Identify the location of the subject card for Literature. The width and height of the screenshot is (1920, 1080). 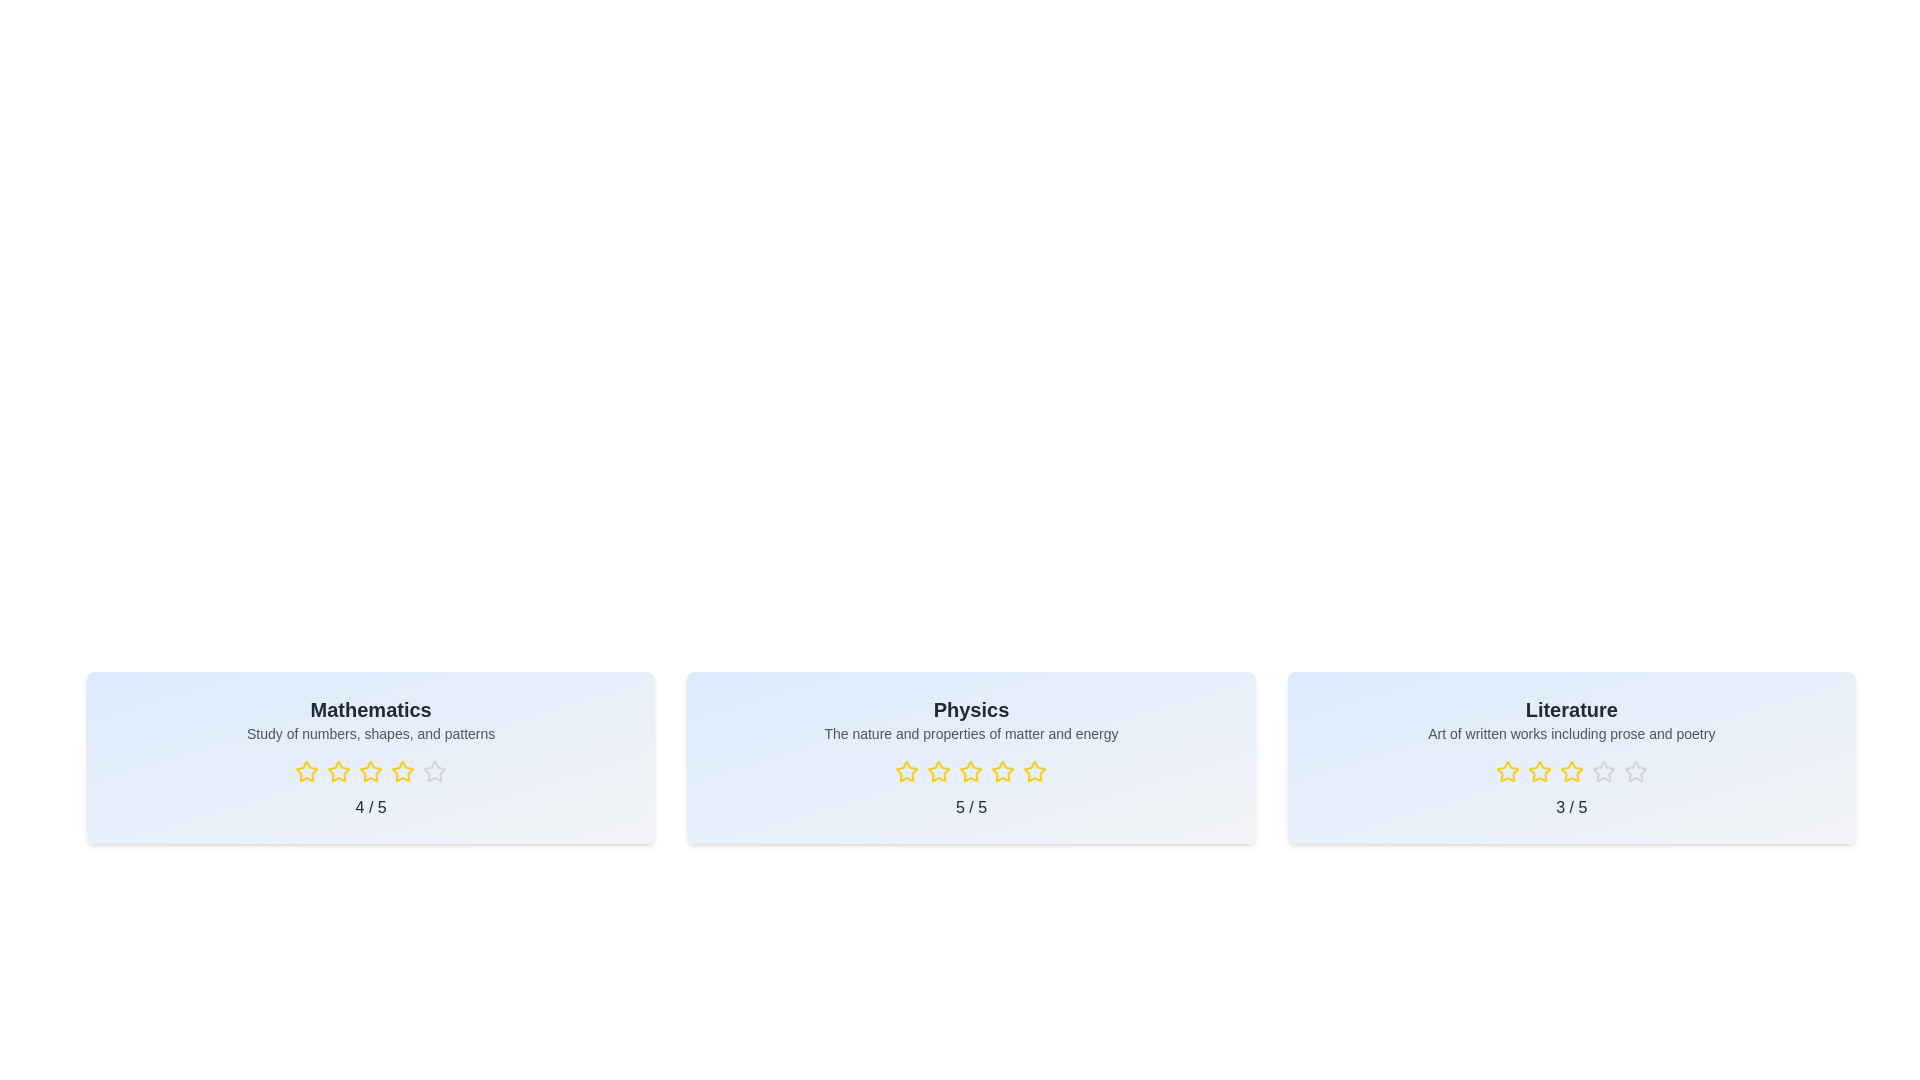
(1569, 758).